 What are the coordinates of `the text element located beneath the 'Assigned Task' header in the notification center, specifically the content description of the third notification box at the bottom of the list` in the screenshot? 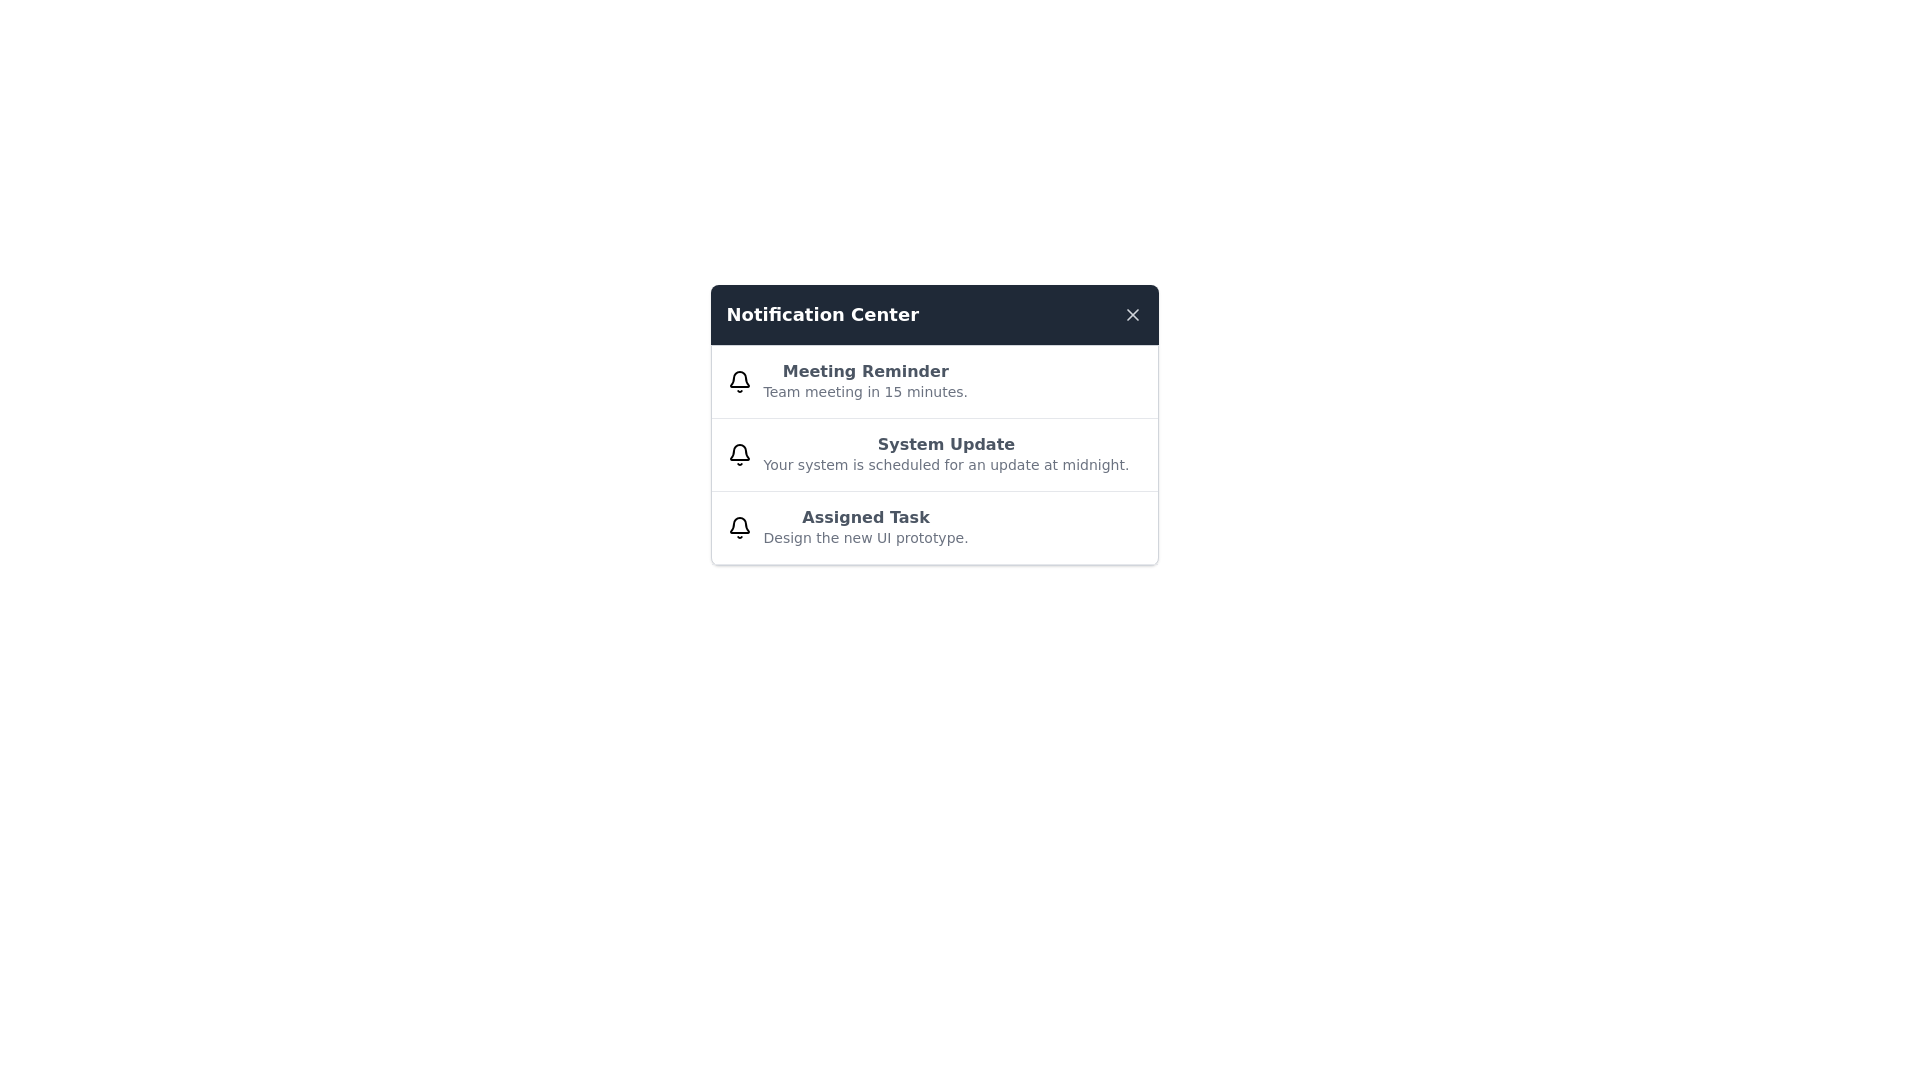 It's located at (866, 536).